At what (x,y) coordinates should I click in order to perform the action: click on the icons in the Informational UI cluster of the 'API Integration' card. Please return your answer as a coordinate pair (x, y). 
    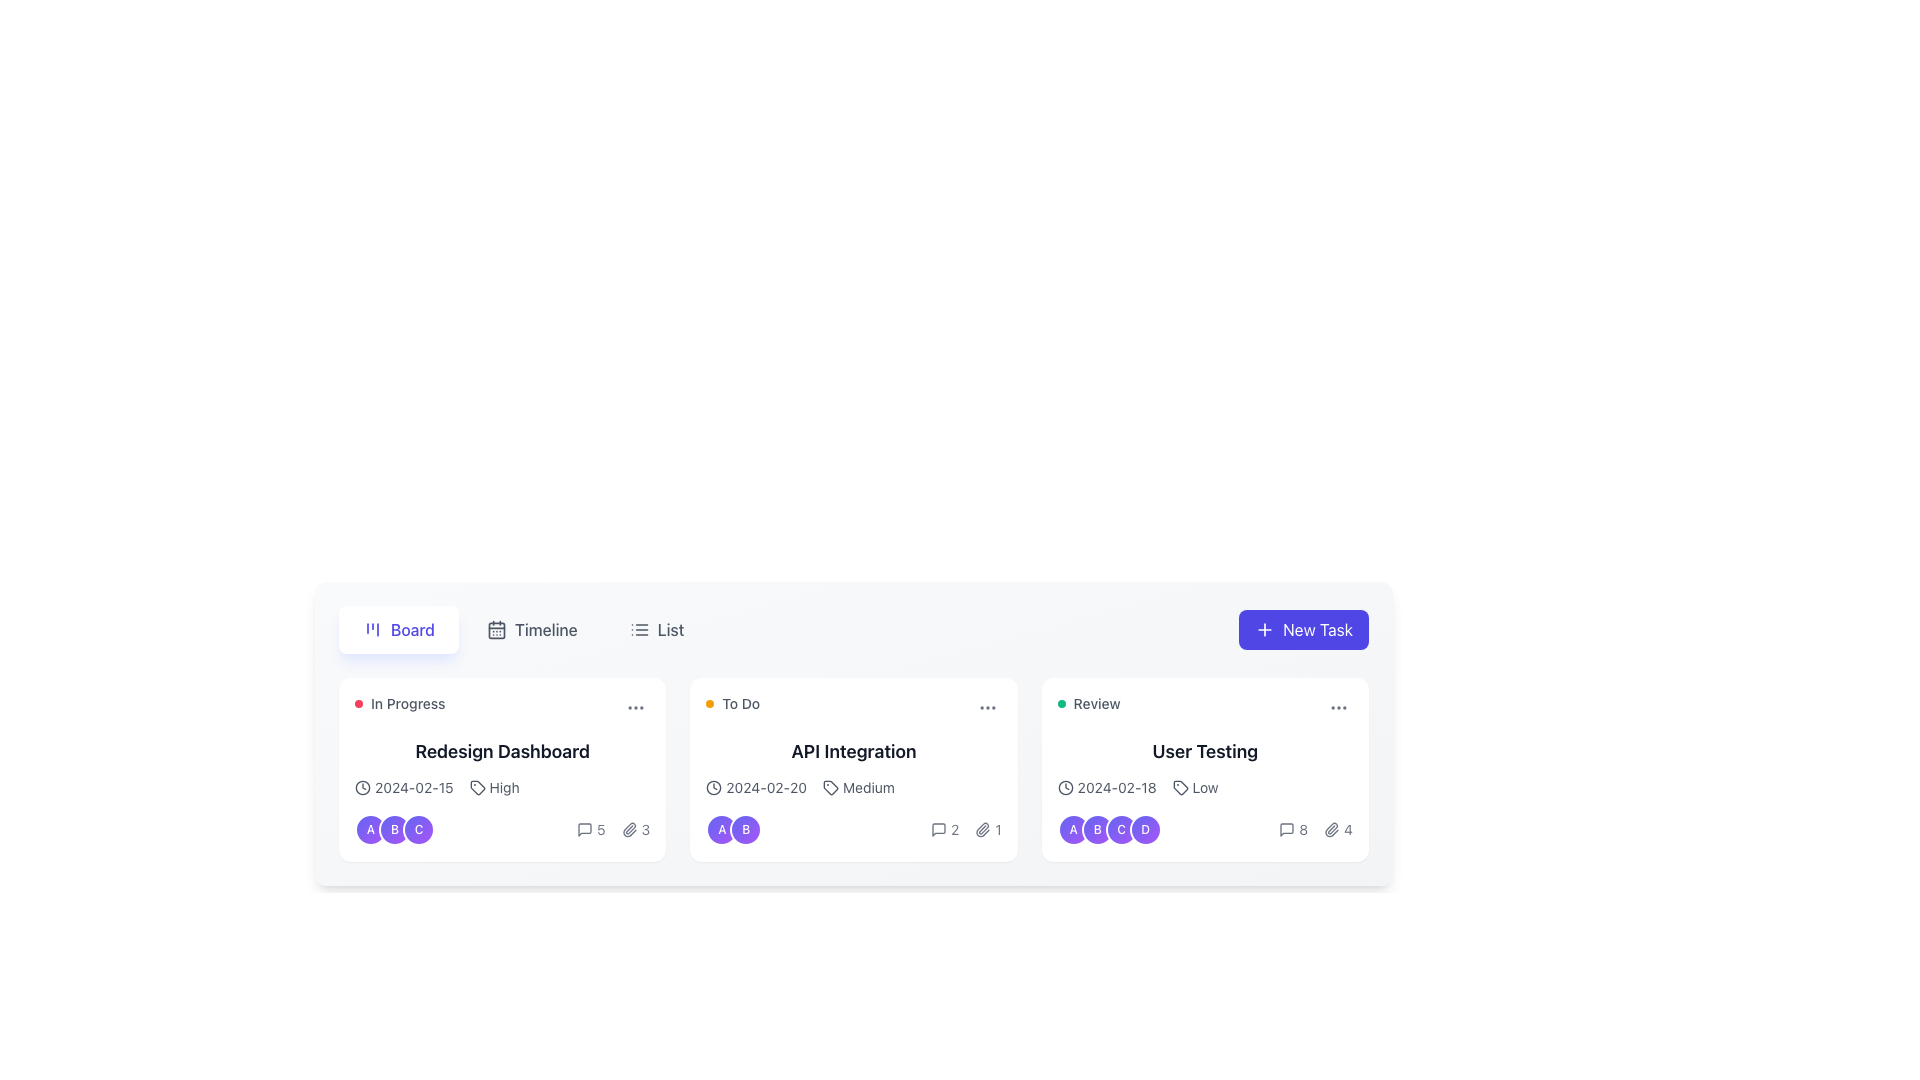
    Looking at the image, I should click on (966, 829).